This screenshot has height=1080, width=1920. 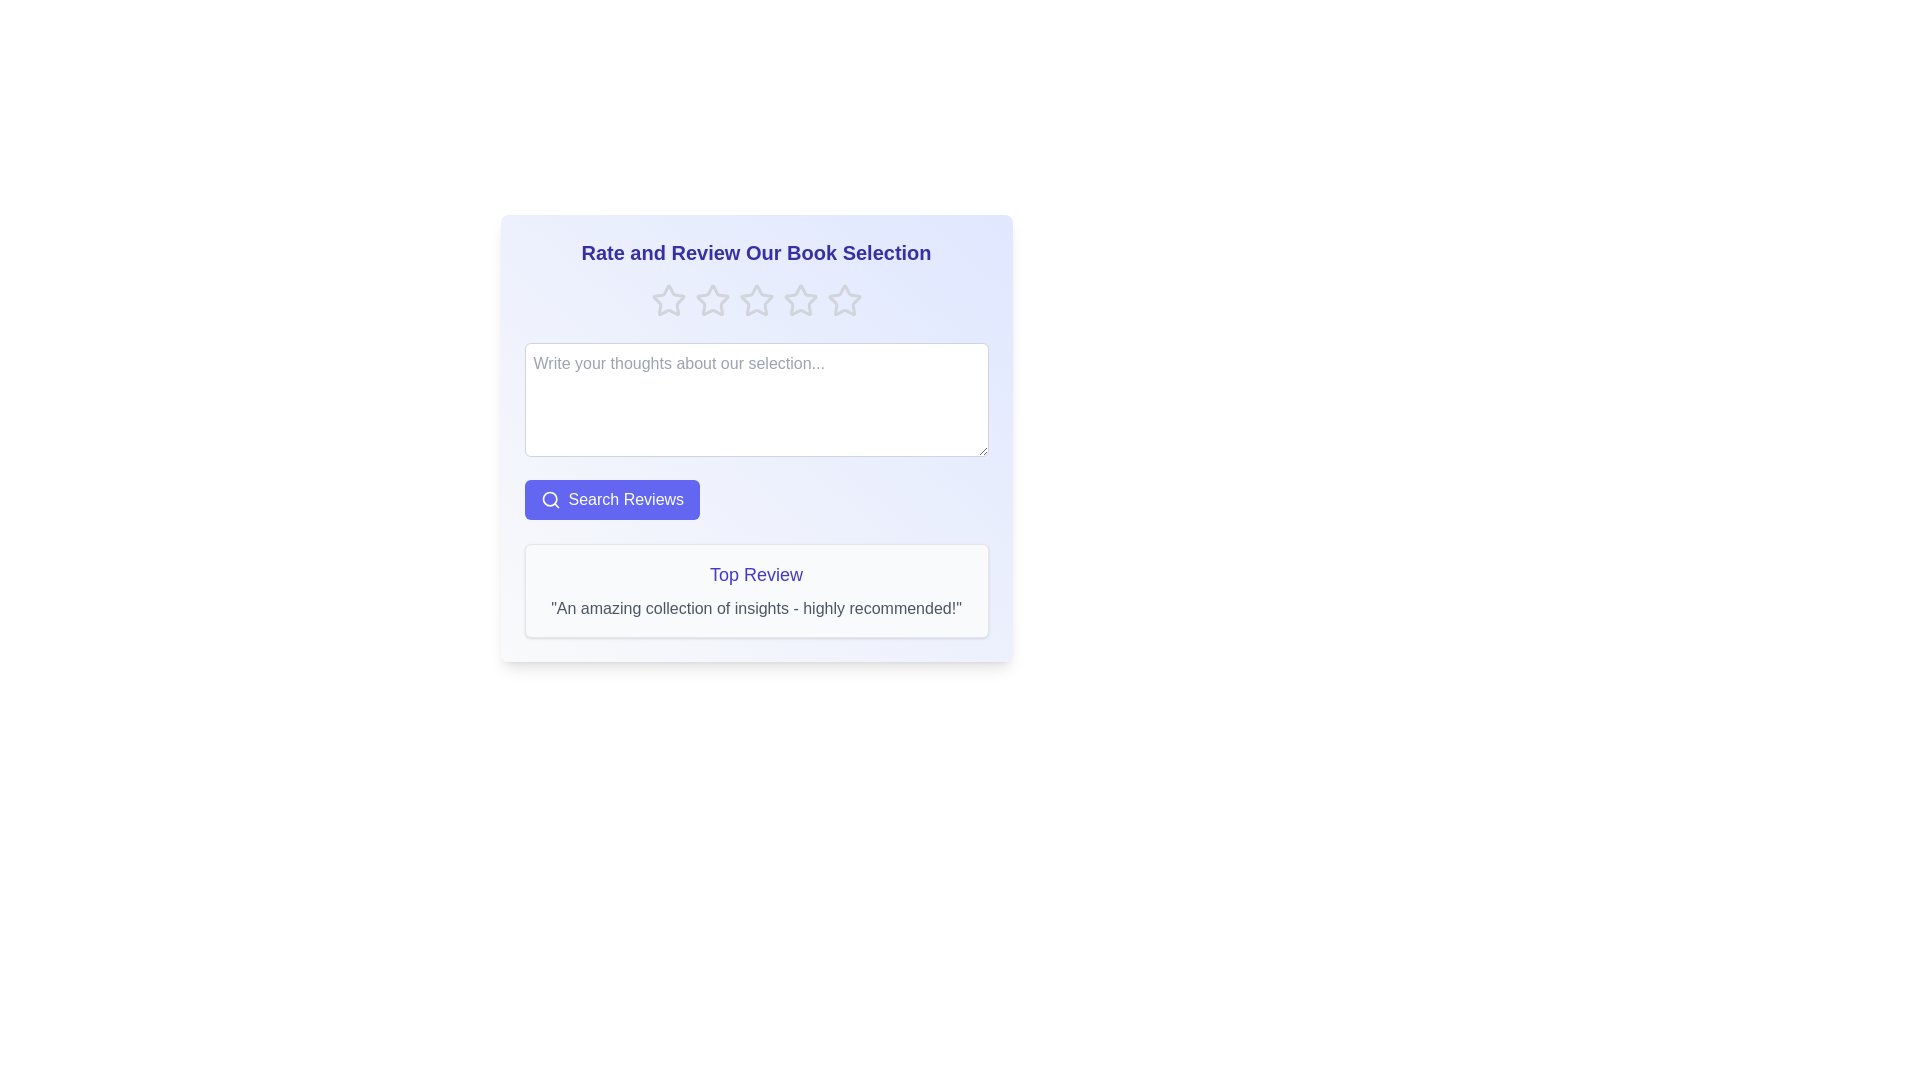 What do you see at coordinates (712, 300) in the screenshot?
I see `the rating to 2 stars by clicking the corresponding star` at bounding box center [712, 300].